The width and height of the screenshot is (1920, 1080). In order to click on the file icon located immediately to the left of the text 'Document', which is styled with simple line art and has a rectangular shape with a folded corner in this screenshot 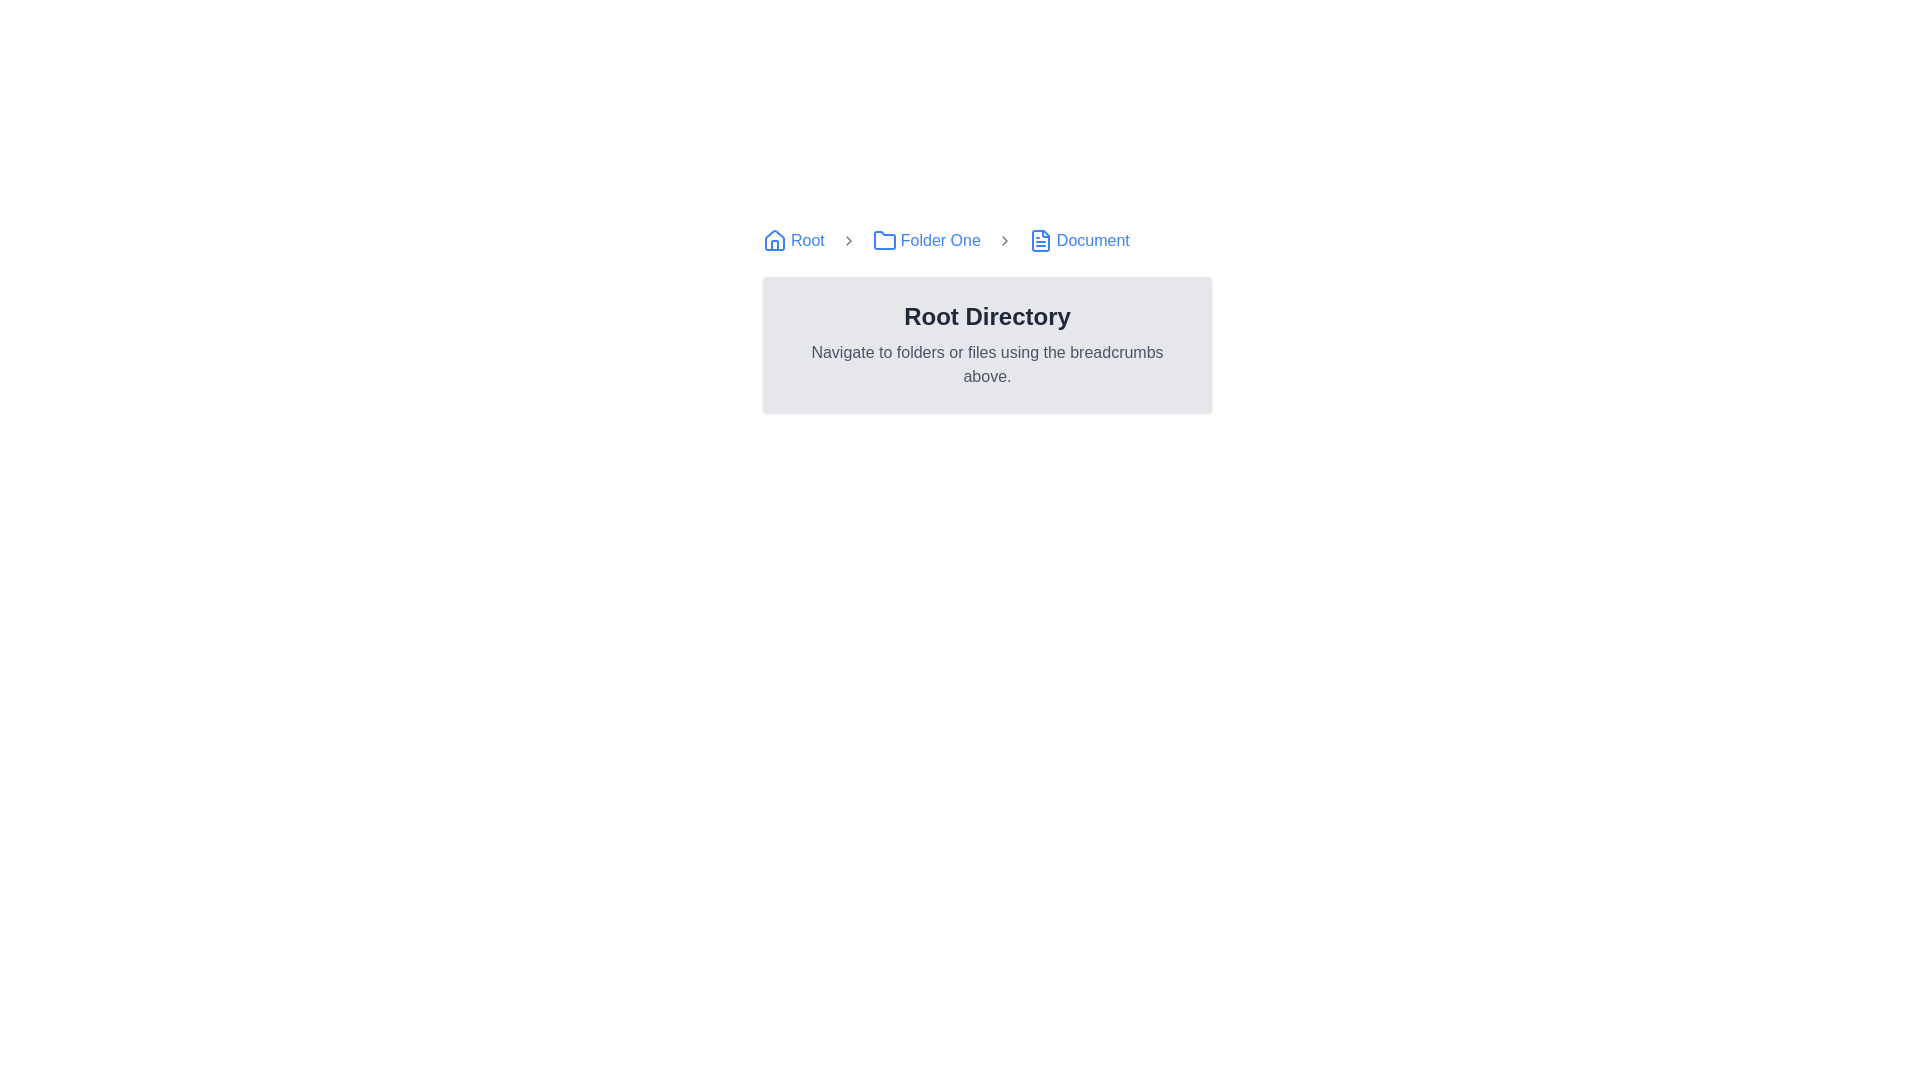, I will do `click(1040, 239)`.